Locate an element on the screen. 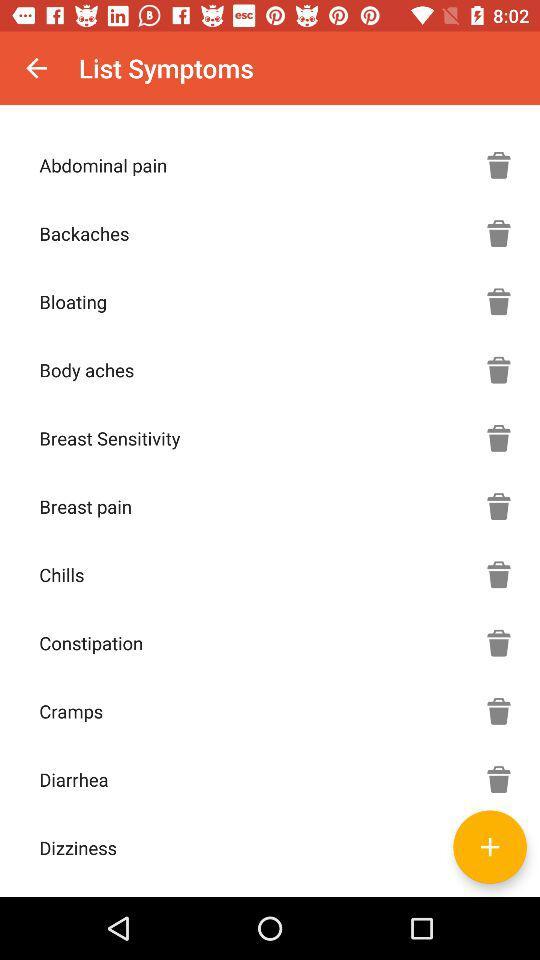 This screenshot has width=540, height=960. activates dizziness function is located at coordinates (498, 846).